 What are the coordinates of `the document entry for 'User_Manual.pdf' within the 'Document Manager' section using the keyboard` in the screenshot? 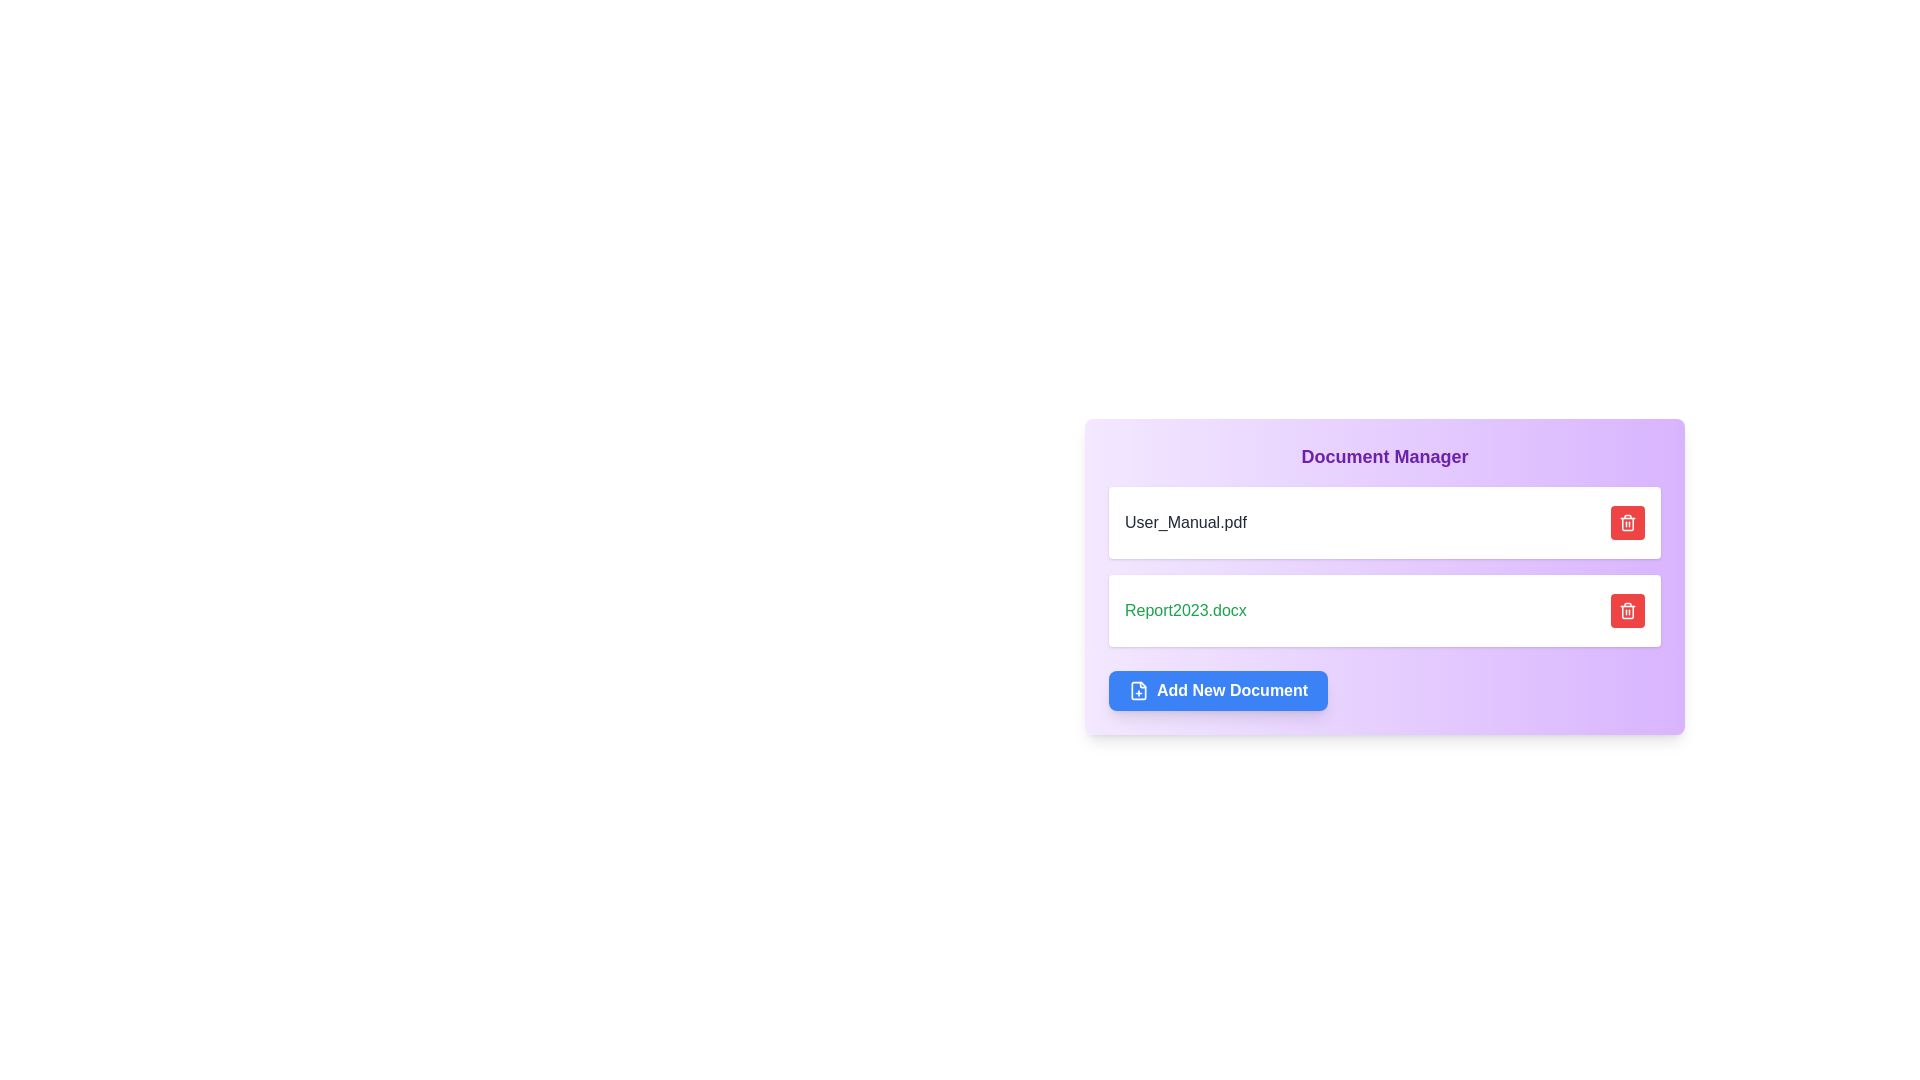 It's located at (1384, 522).